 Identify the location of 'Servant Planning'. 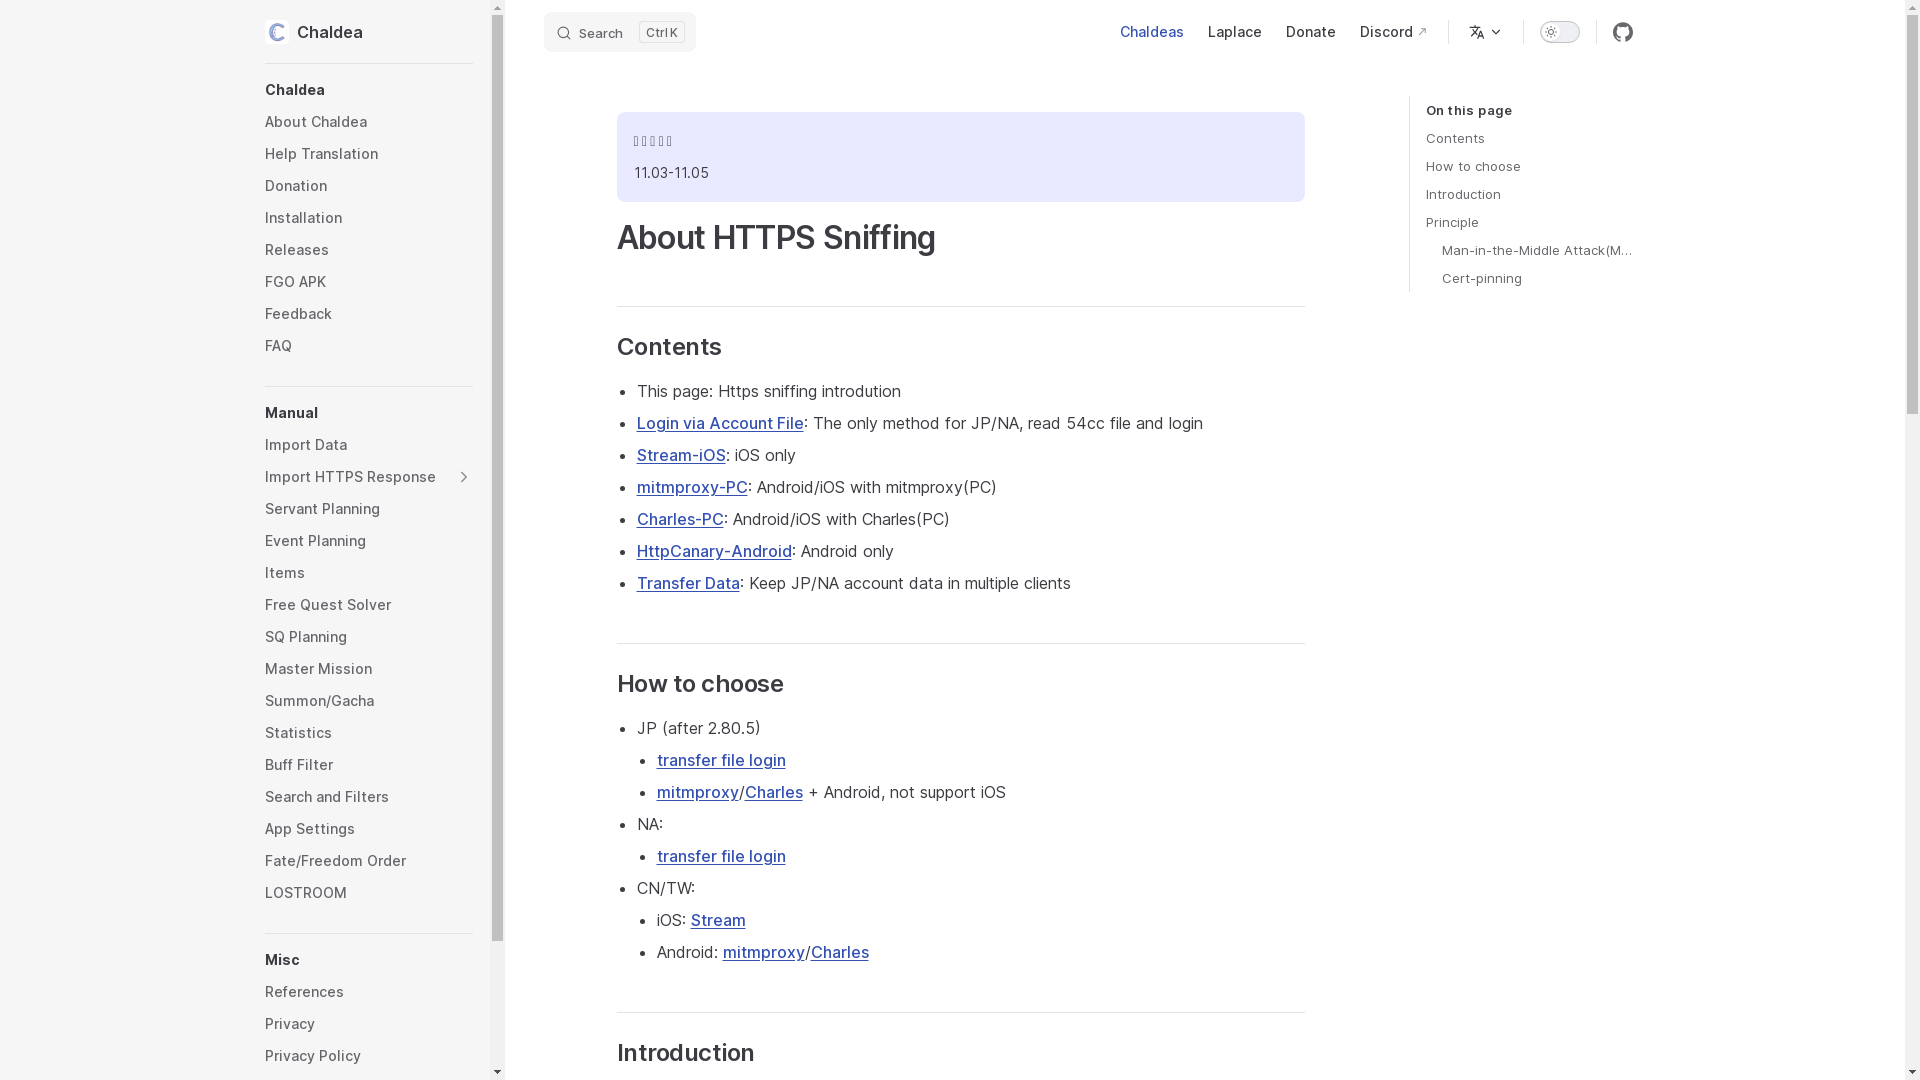
(368, 508).